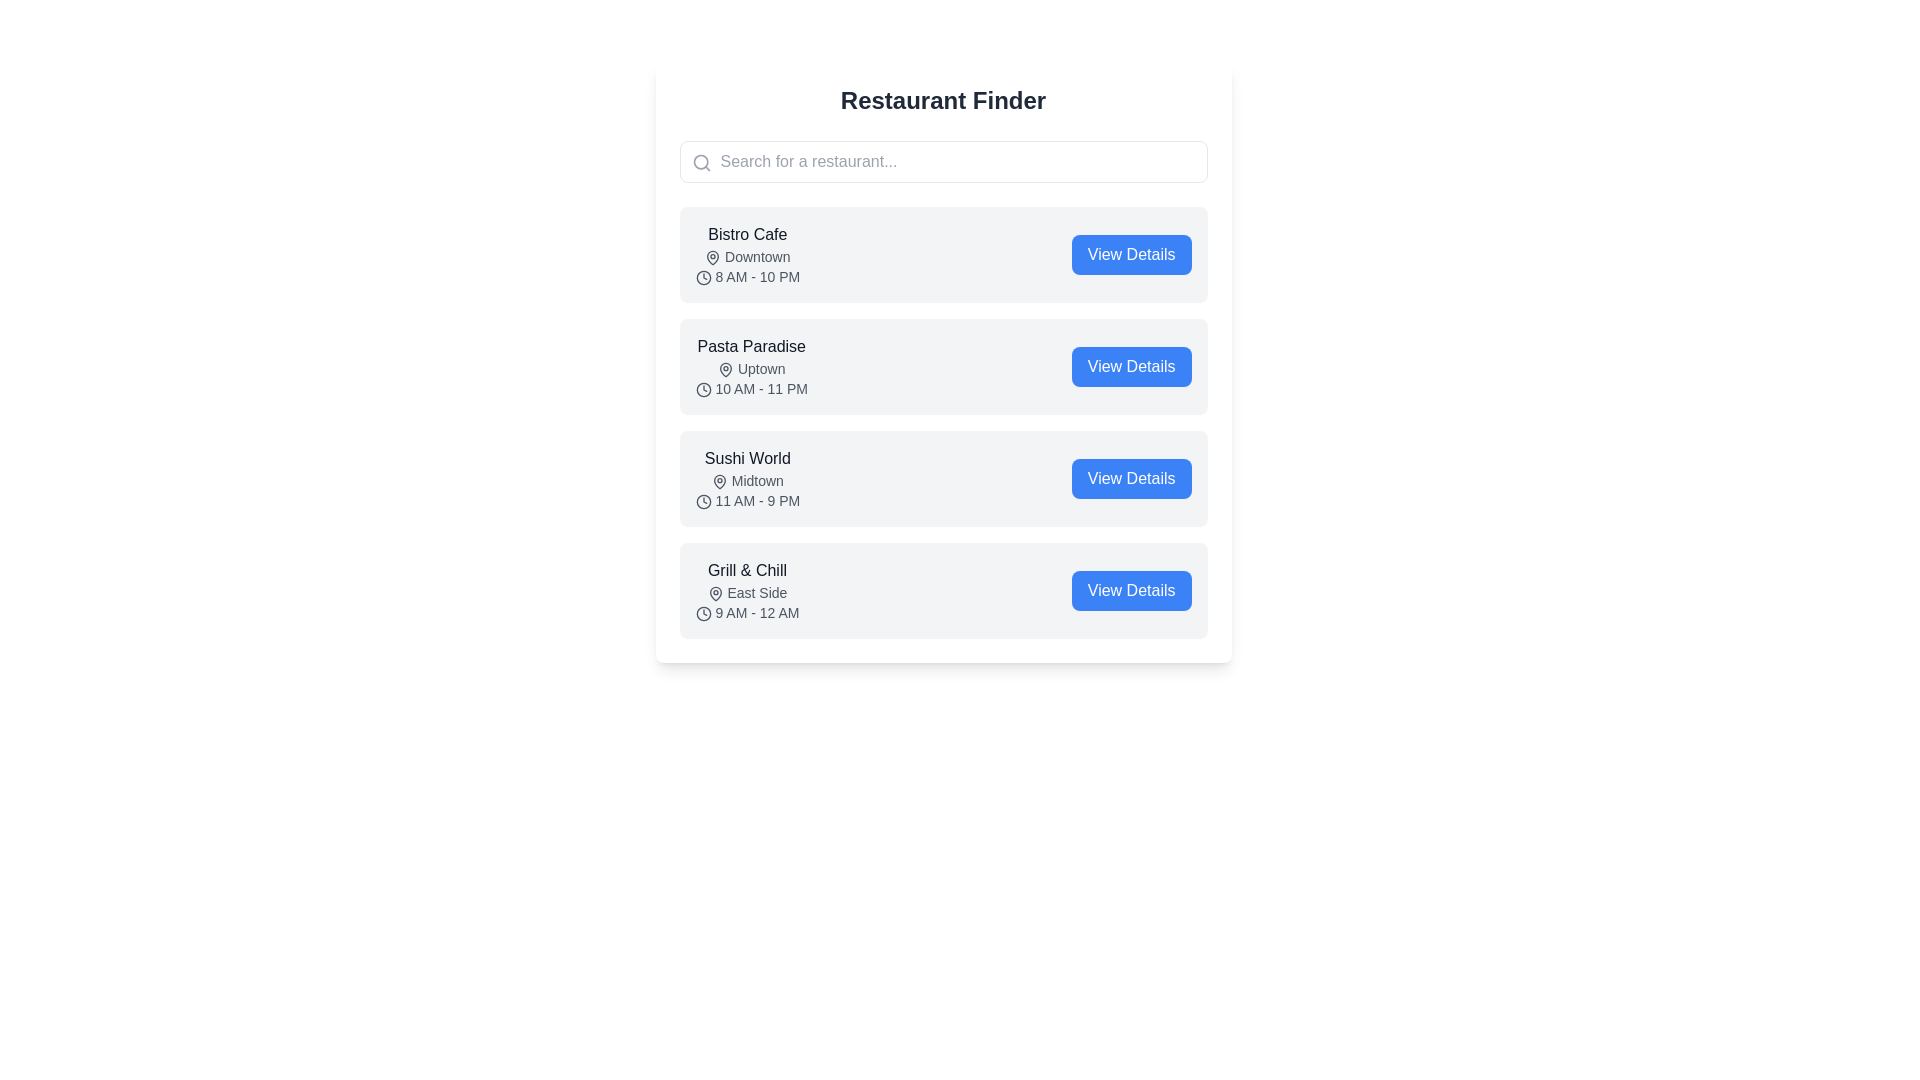 The image size is (1920, 1080). Describe the element at coordinates (703, 501) in the screenshot. I see `the icon representing the operating hours for 'Sushi World', which is located immediately to the left of the time range text '11 AM - 9 PM'` at that location.